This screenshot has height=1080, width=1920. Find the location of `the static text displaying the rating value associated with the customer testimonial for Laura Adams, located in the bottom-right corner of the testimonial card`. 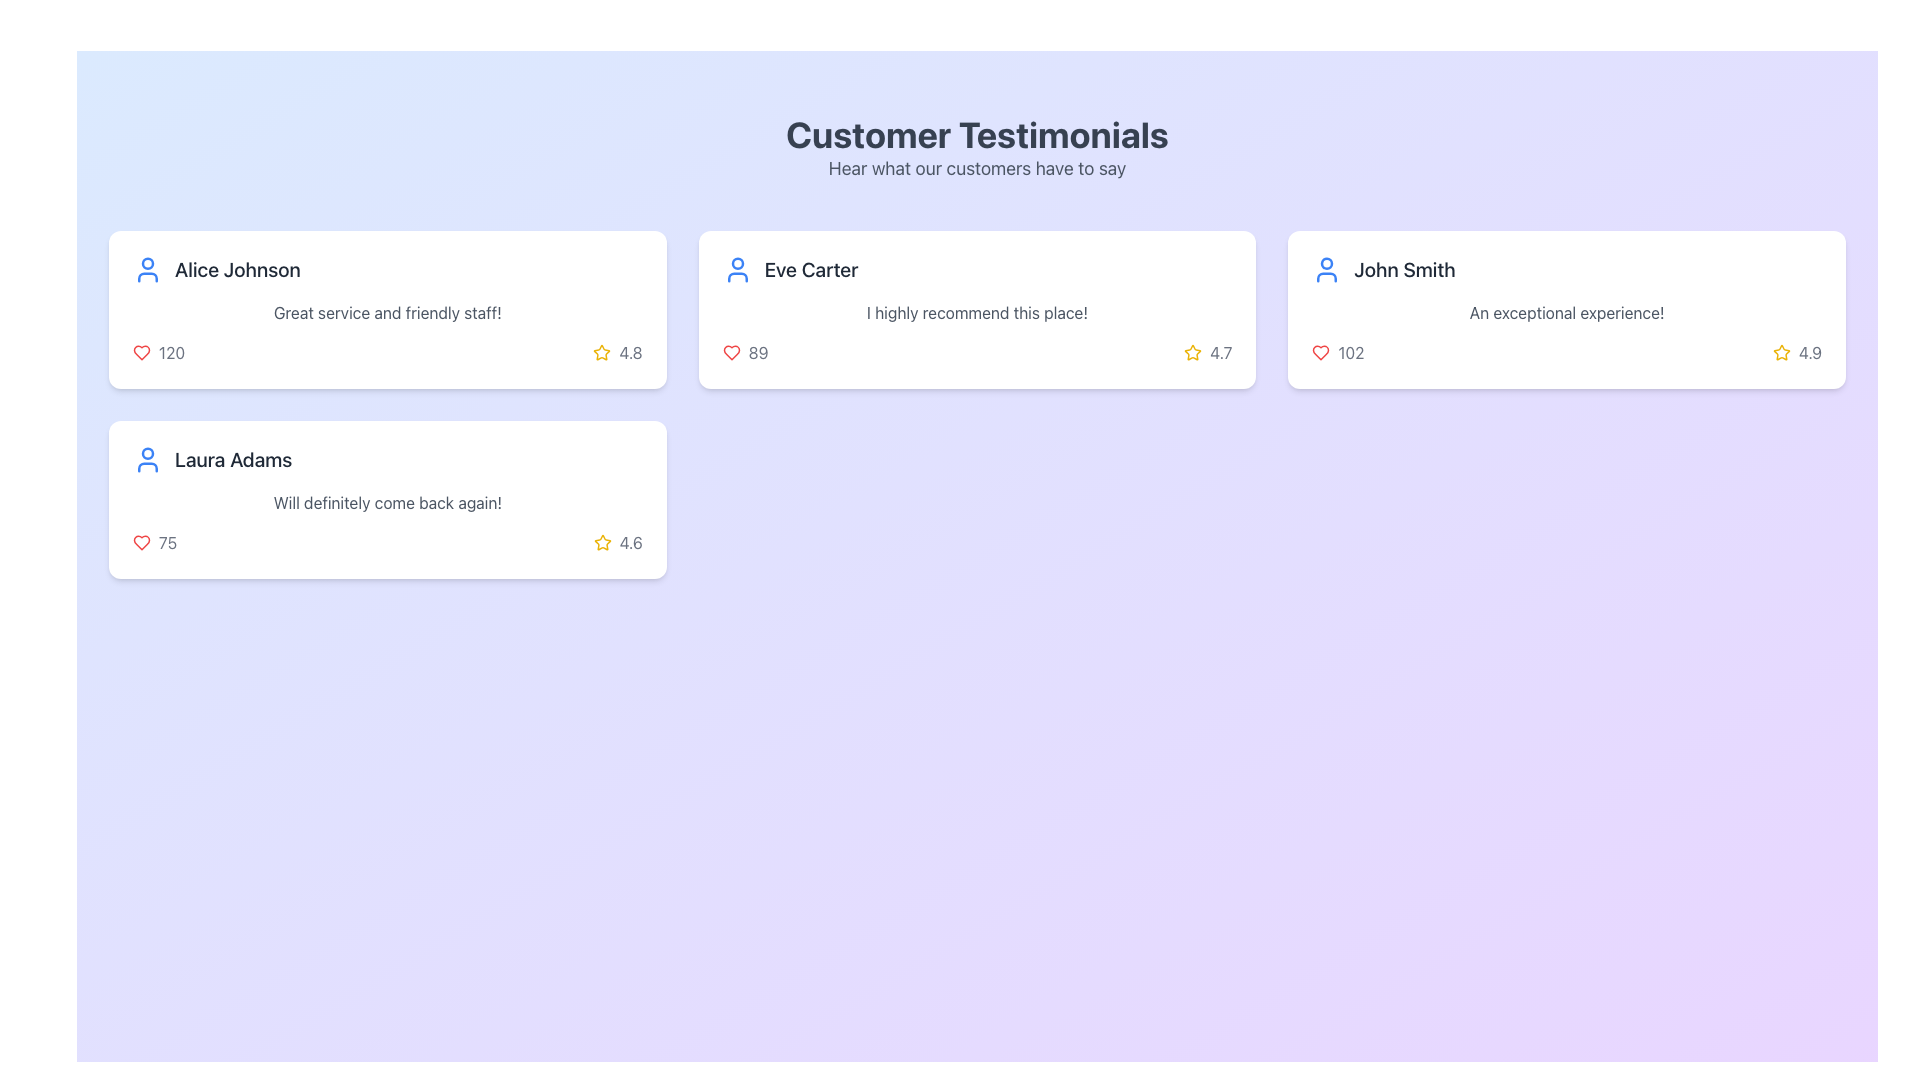

the static text displaying the rating value associated with the customer testimonial for Laura Adams, located in the bottom-right corner of the testimonial card is located at coordinates (630, 543).